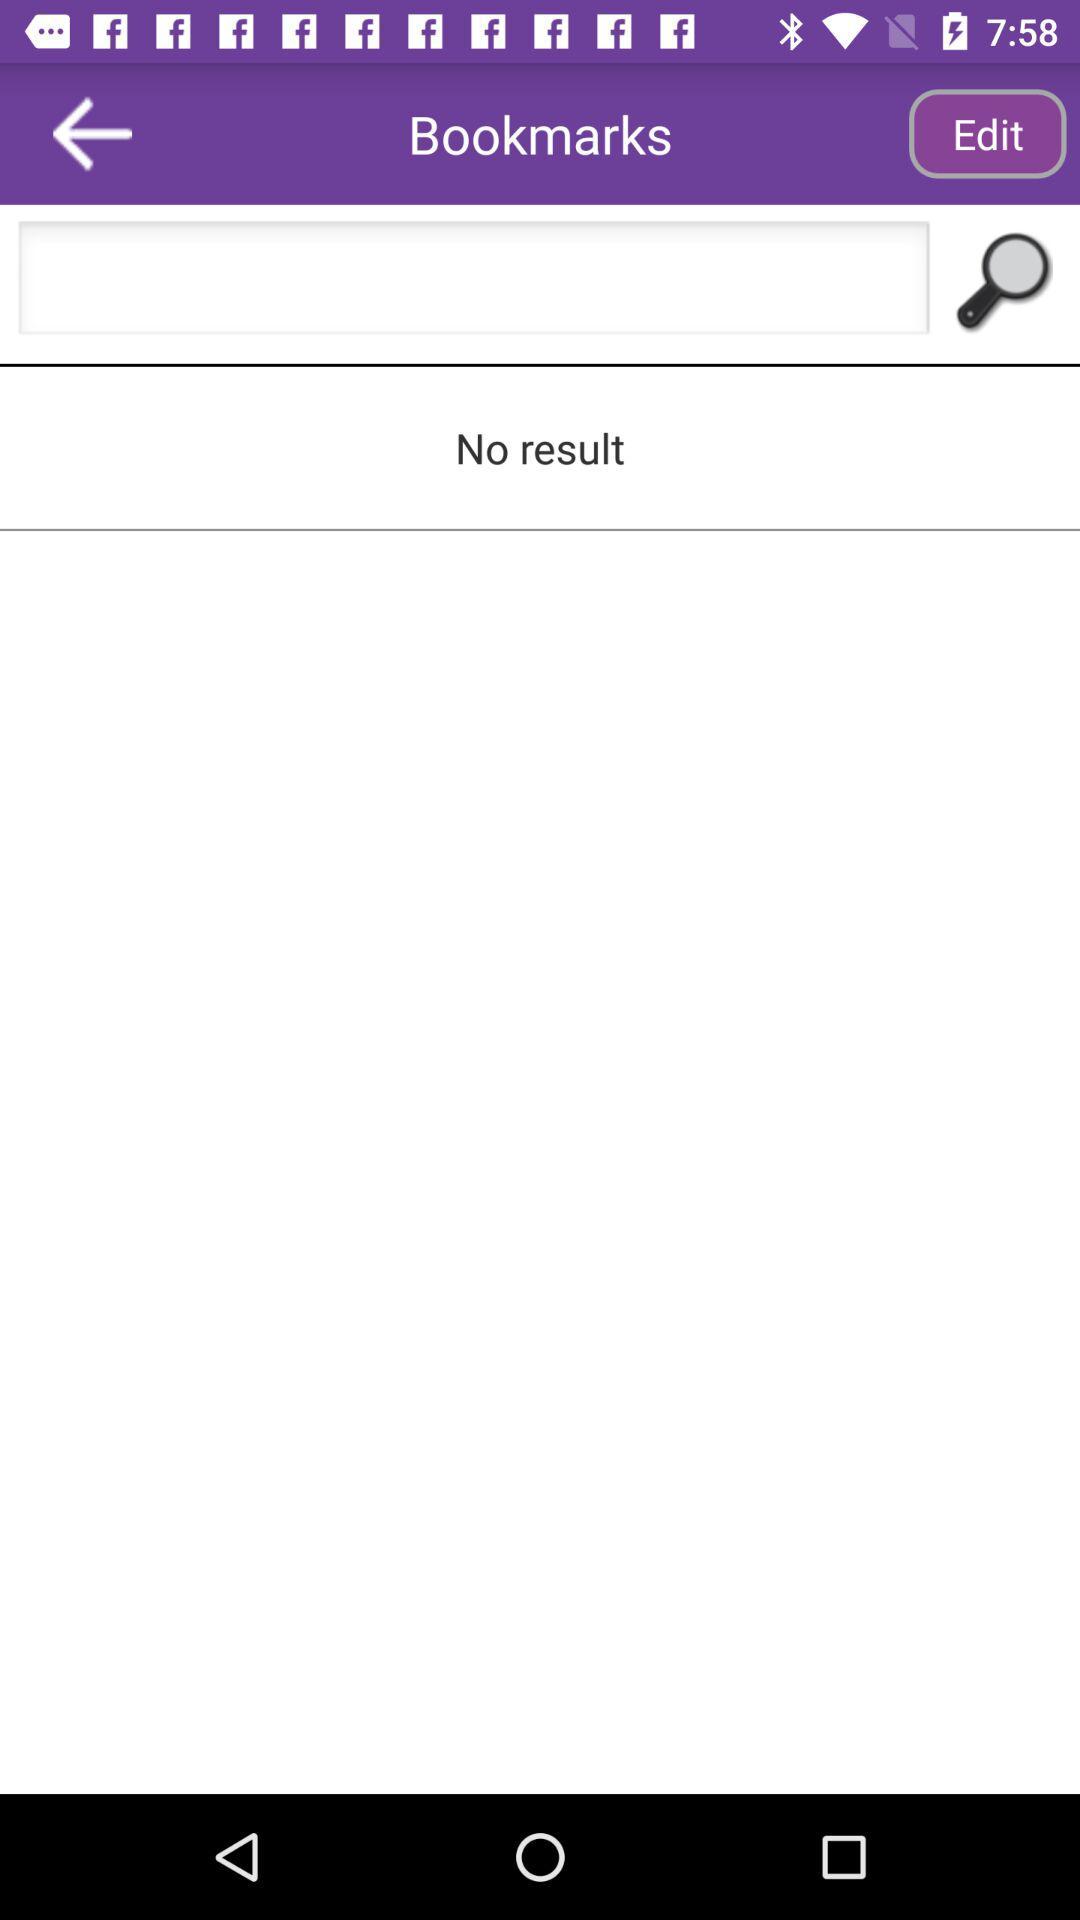 Image resolution: width=1080 pixels, height=1920 pixels. I want to click on the icon below the edit, so click(1000, 283).